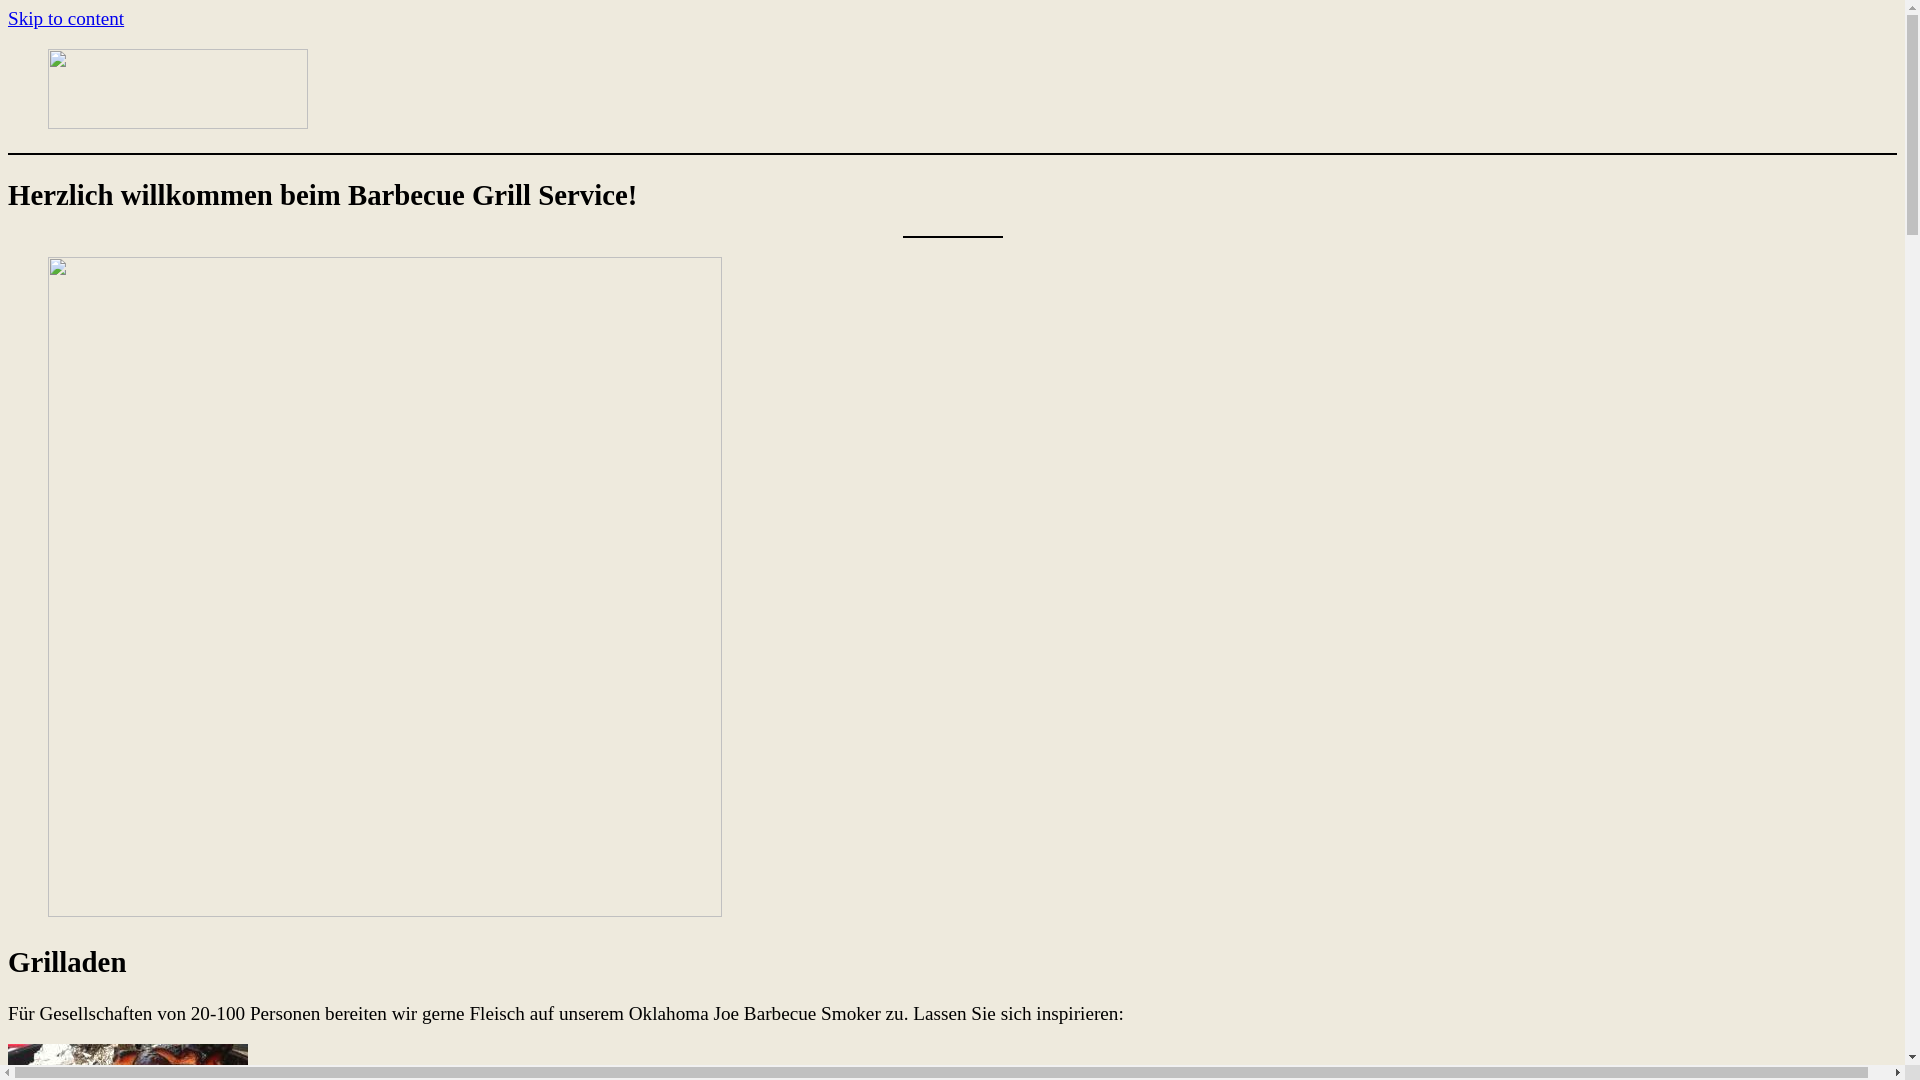 Image resolution: width=1920 pixels, height=1080 pixels. What do you see at coordinates (66, 18) in the screenshot?
I see `'Skip to content'` at bounding box center [66, 18].